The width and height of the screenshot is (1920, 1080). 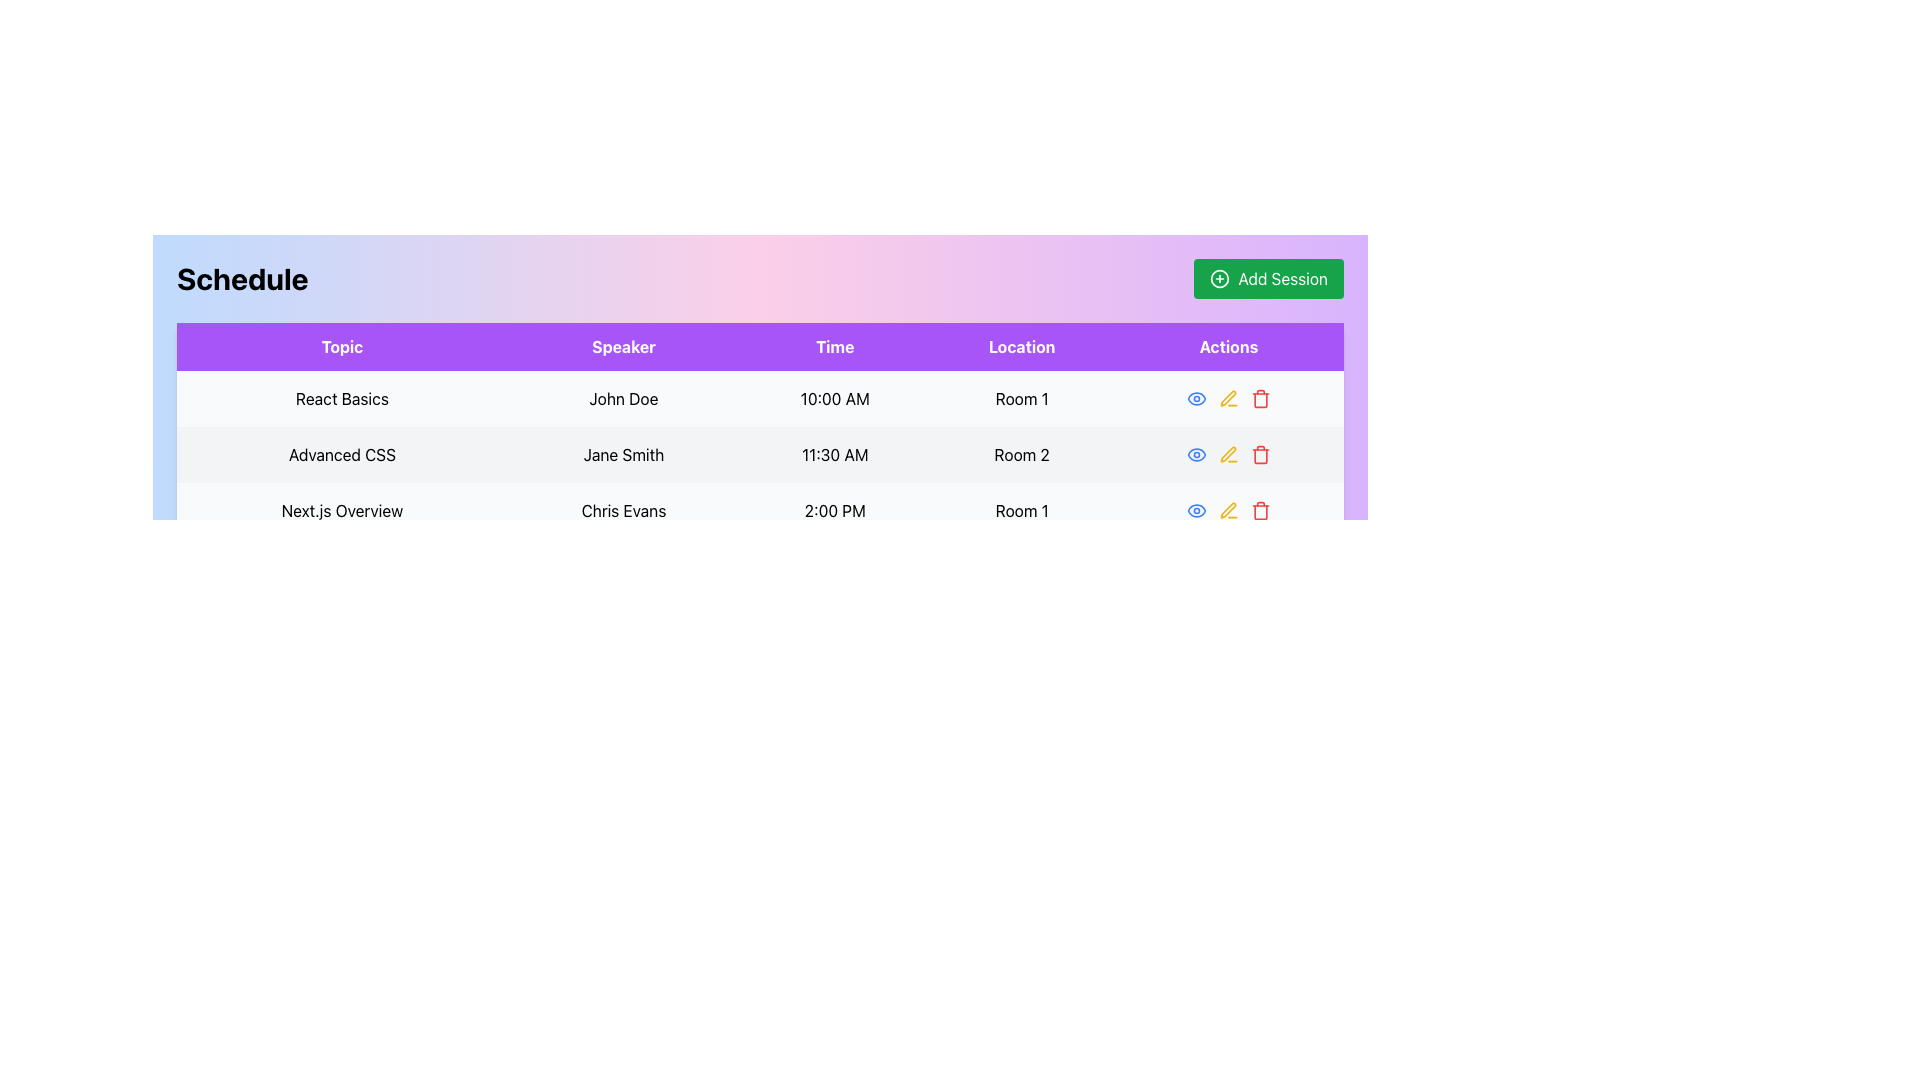 What do you see at coordinates (1022, 398) in the screenshot?
I see `displayed text in the 'Location' column for the 'React Basics' session, which shows 'Room 1'` at bounding box center [1022, 398].